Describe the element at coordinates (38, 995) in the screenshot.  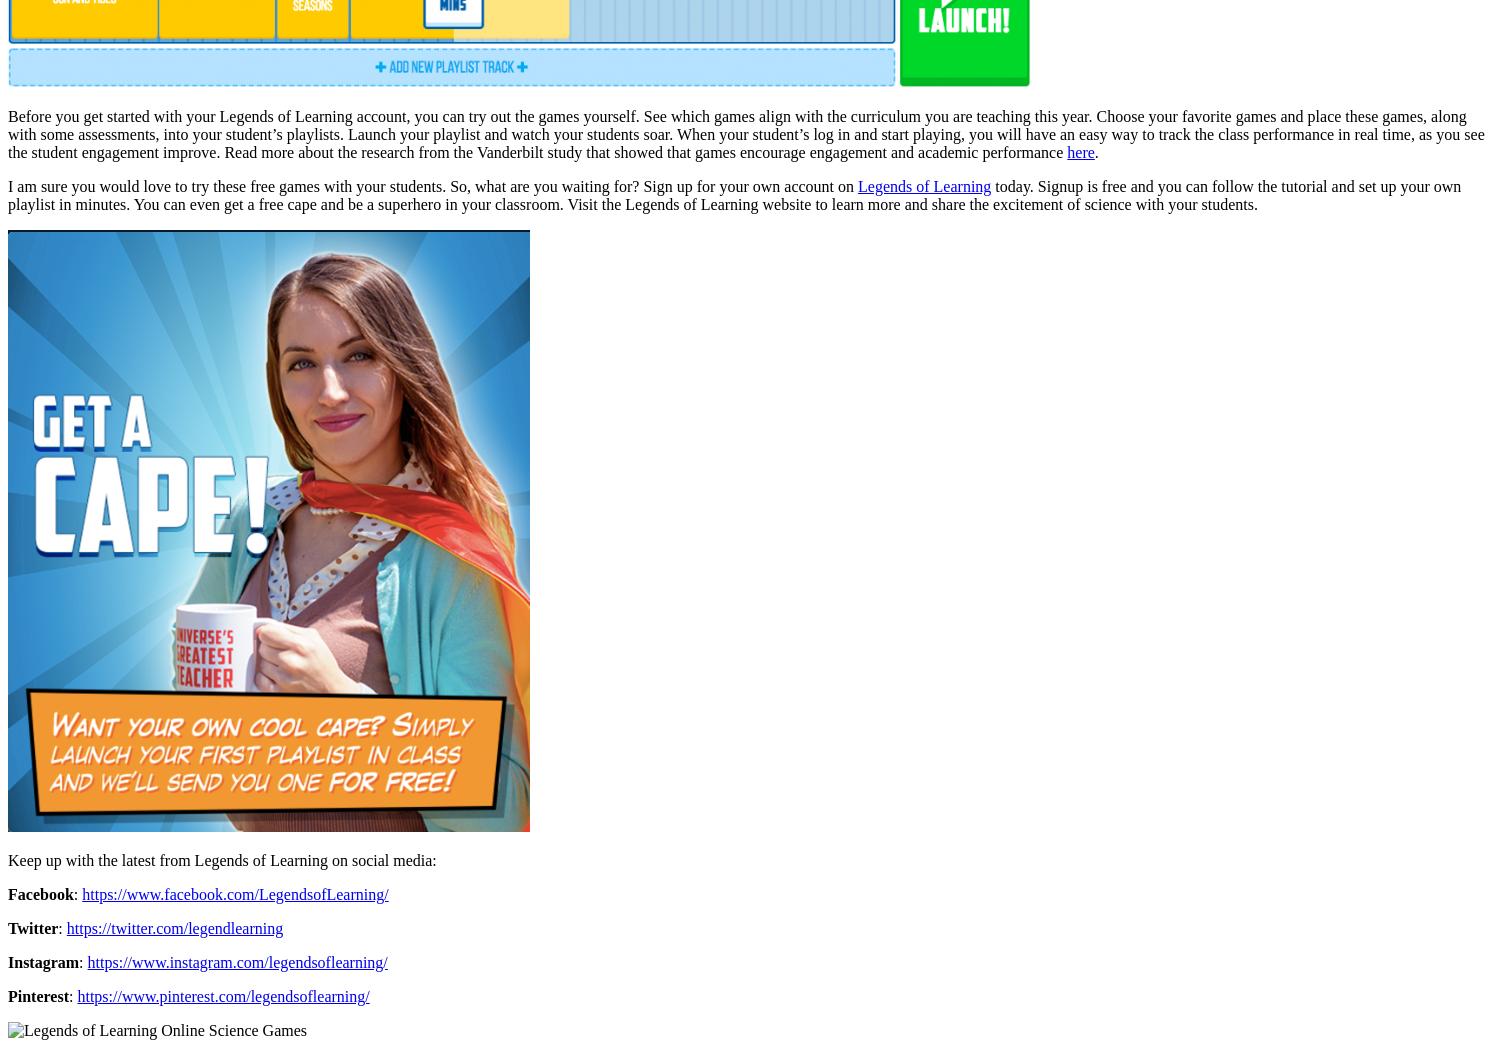
I see `'Pinterest'` at that location.